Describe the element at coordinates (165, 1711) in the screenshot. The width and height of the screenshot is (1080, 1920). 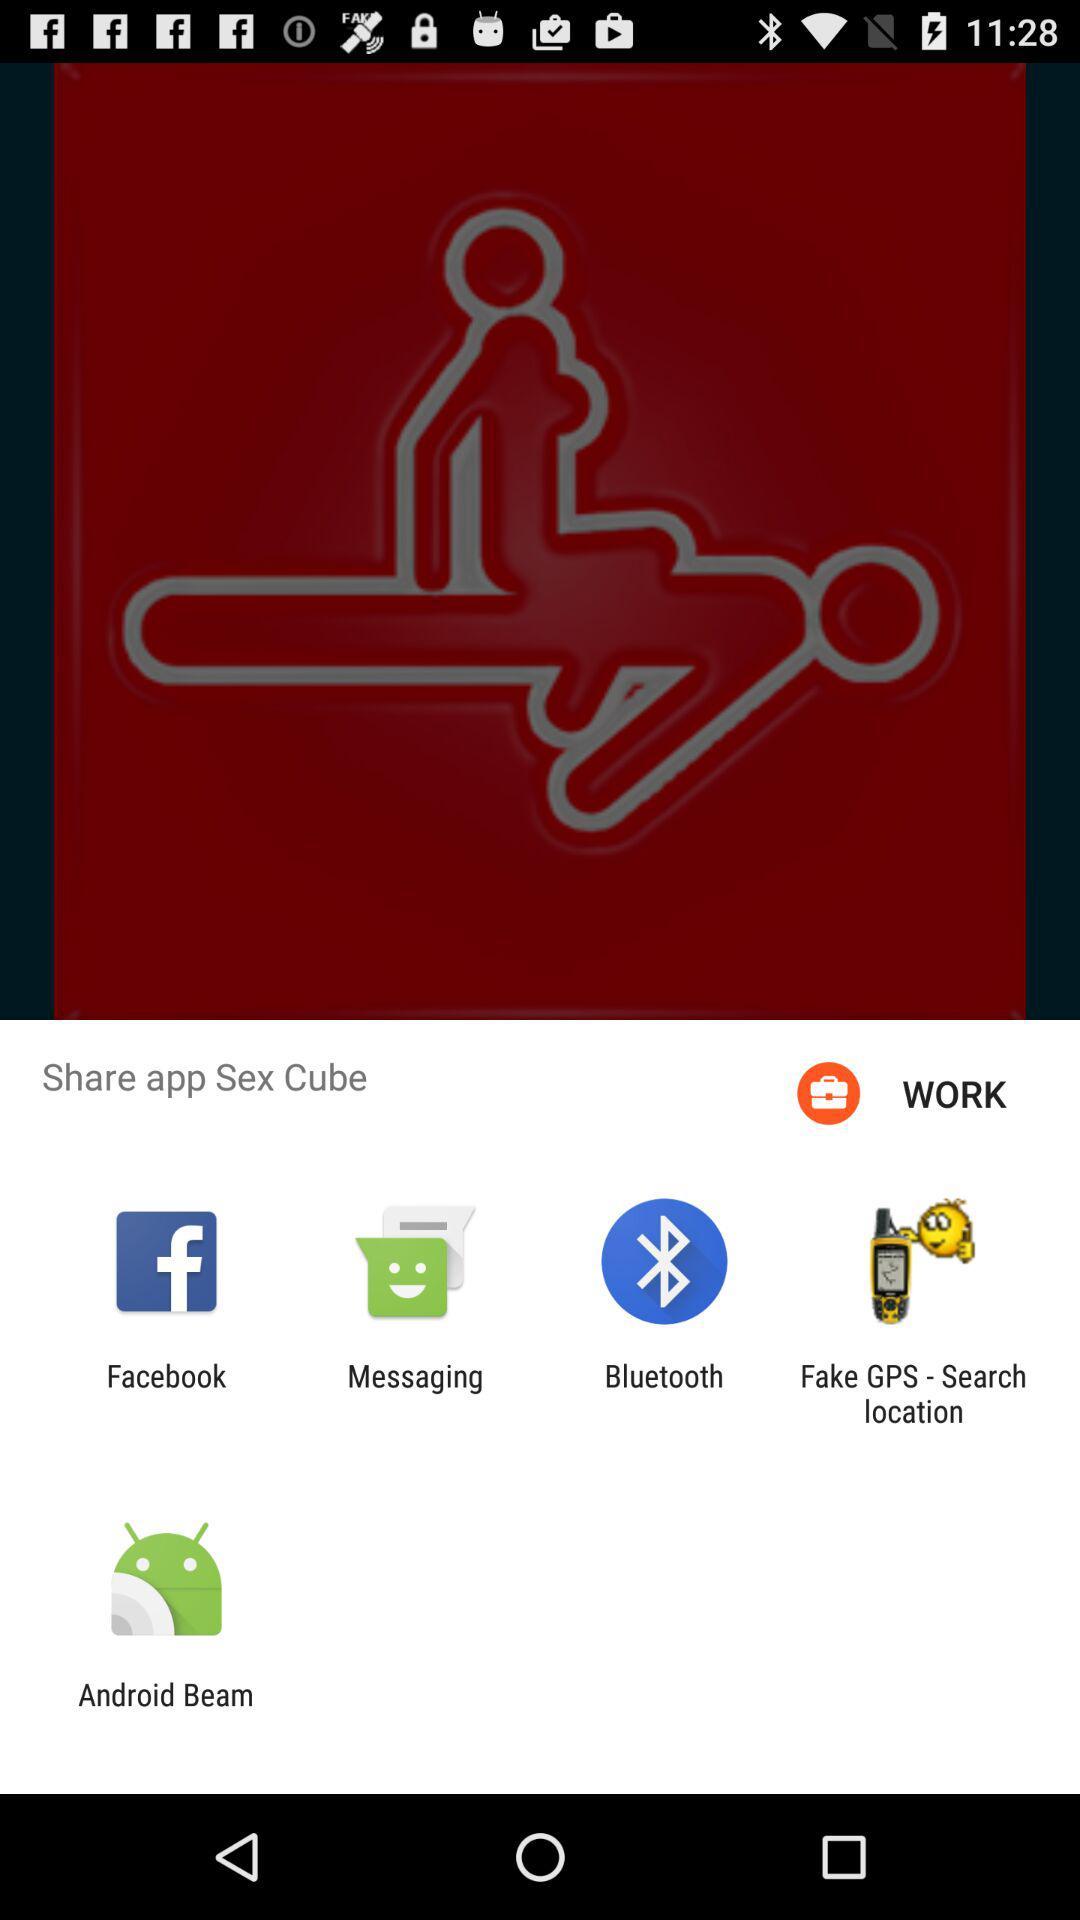
I see `android beam` at that location.